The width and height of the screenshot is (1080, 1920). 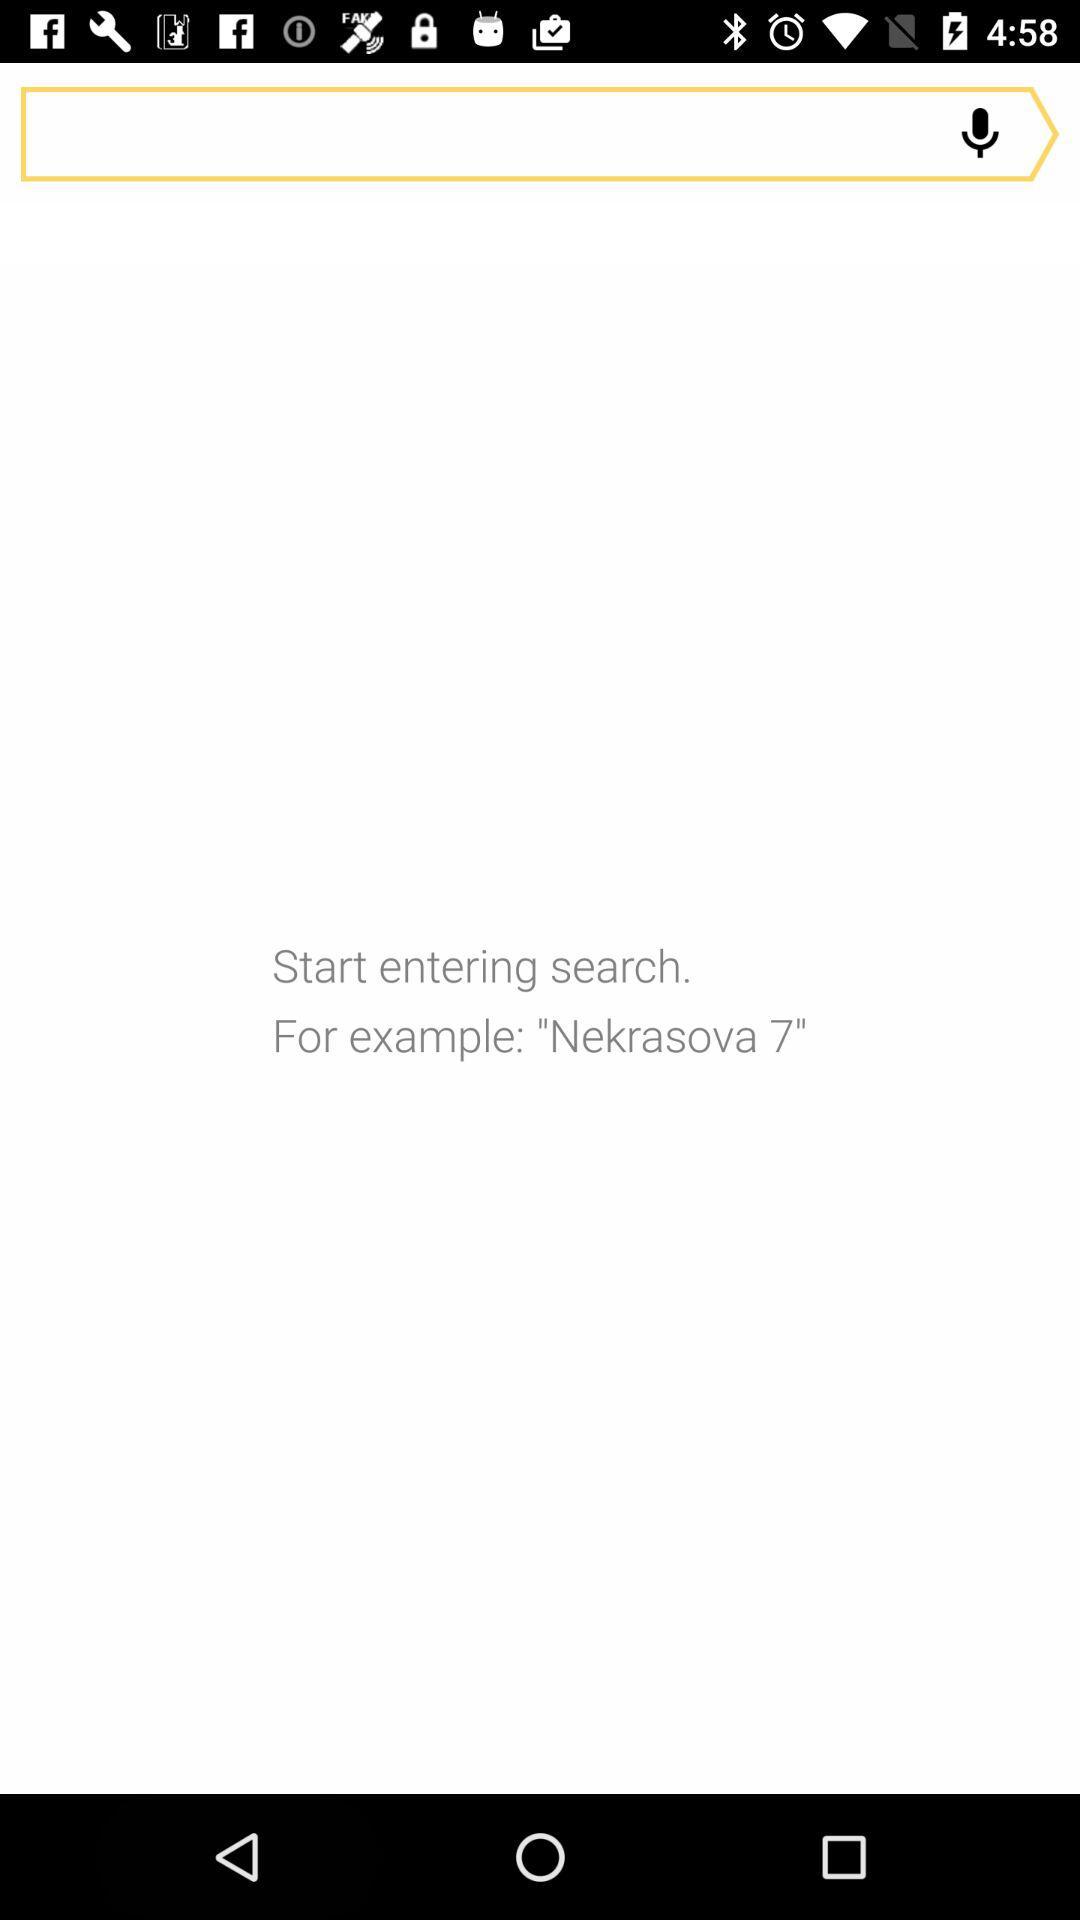 I want to click on voice search, so click(x=979, y=133).